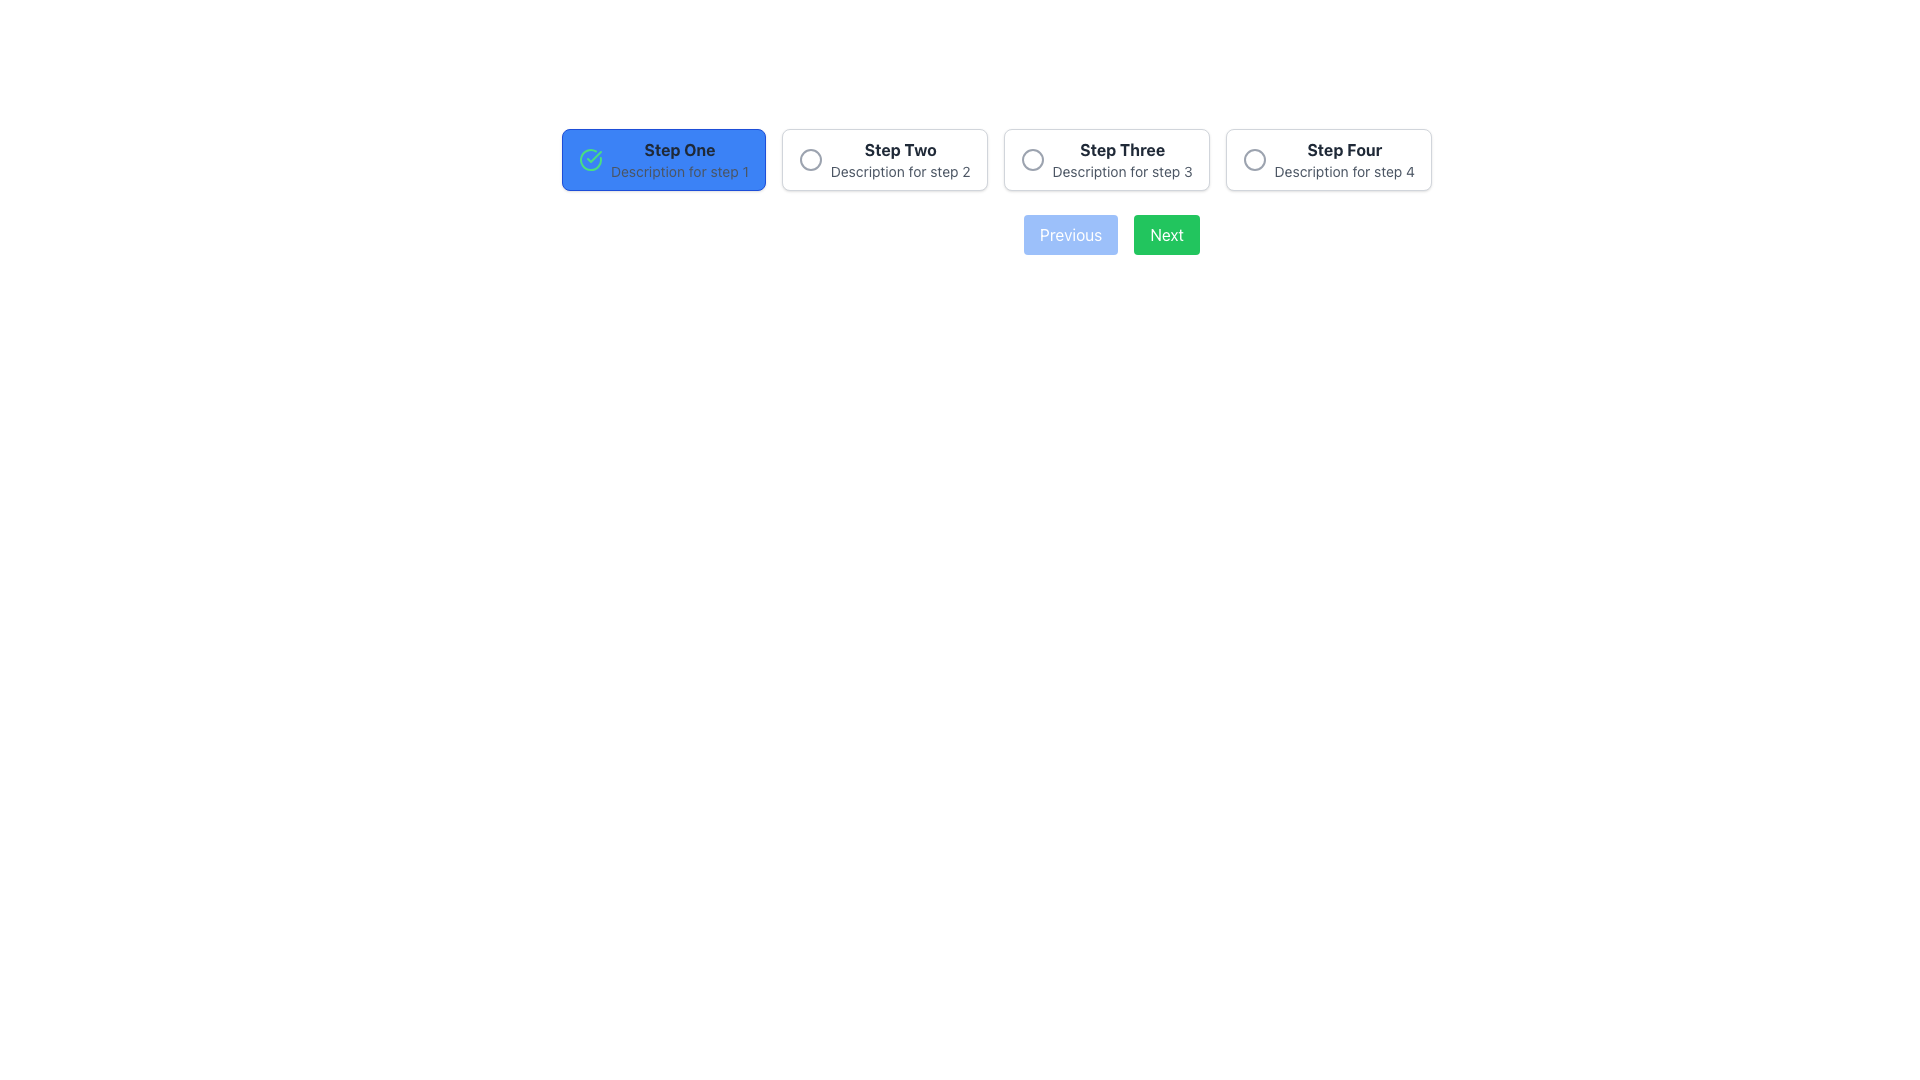  Describe the element at coordinates (1253, 158) in the screenshot. I see `the decorative graphical icon associated with the 'Step Four' indicator, which is located at the top-right portion of the interface` at that location.